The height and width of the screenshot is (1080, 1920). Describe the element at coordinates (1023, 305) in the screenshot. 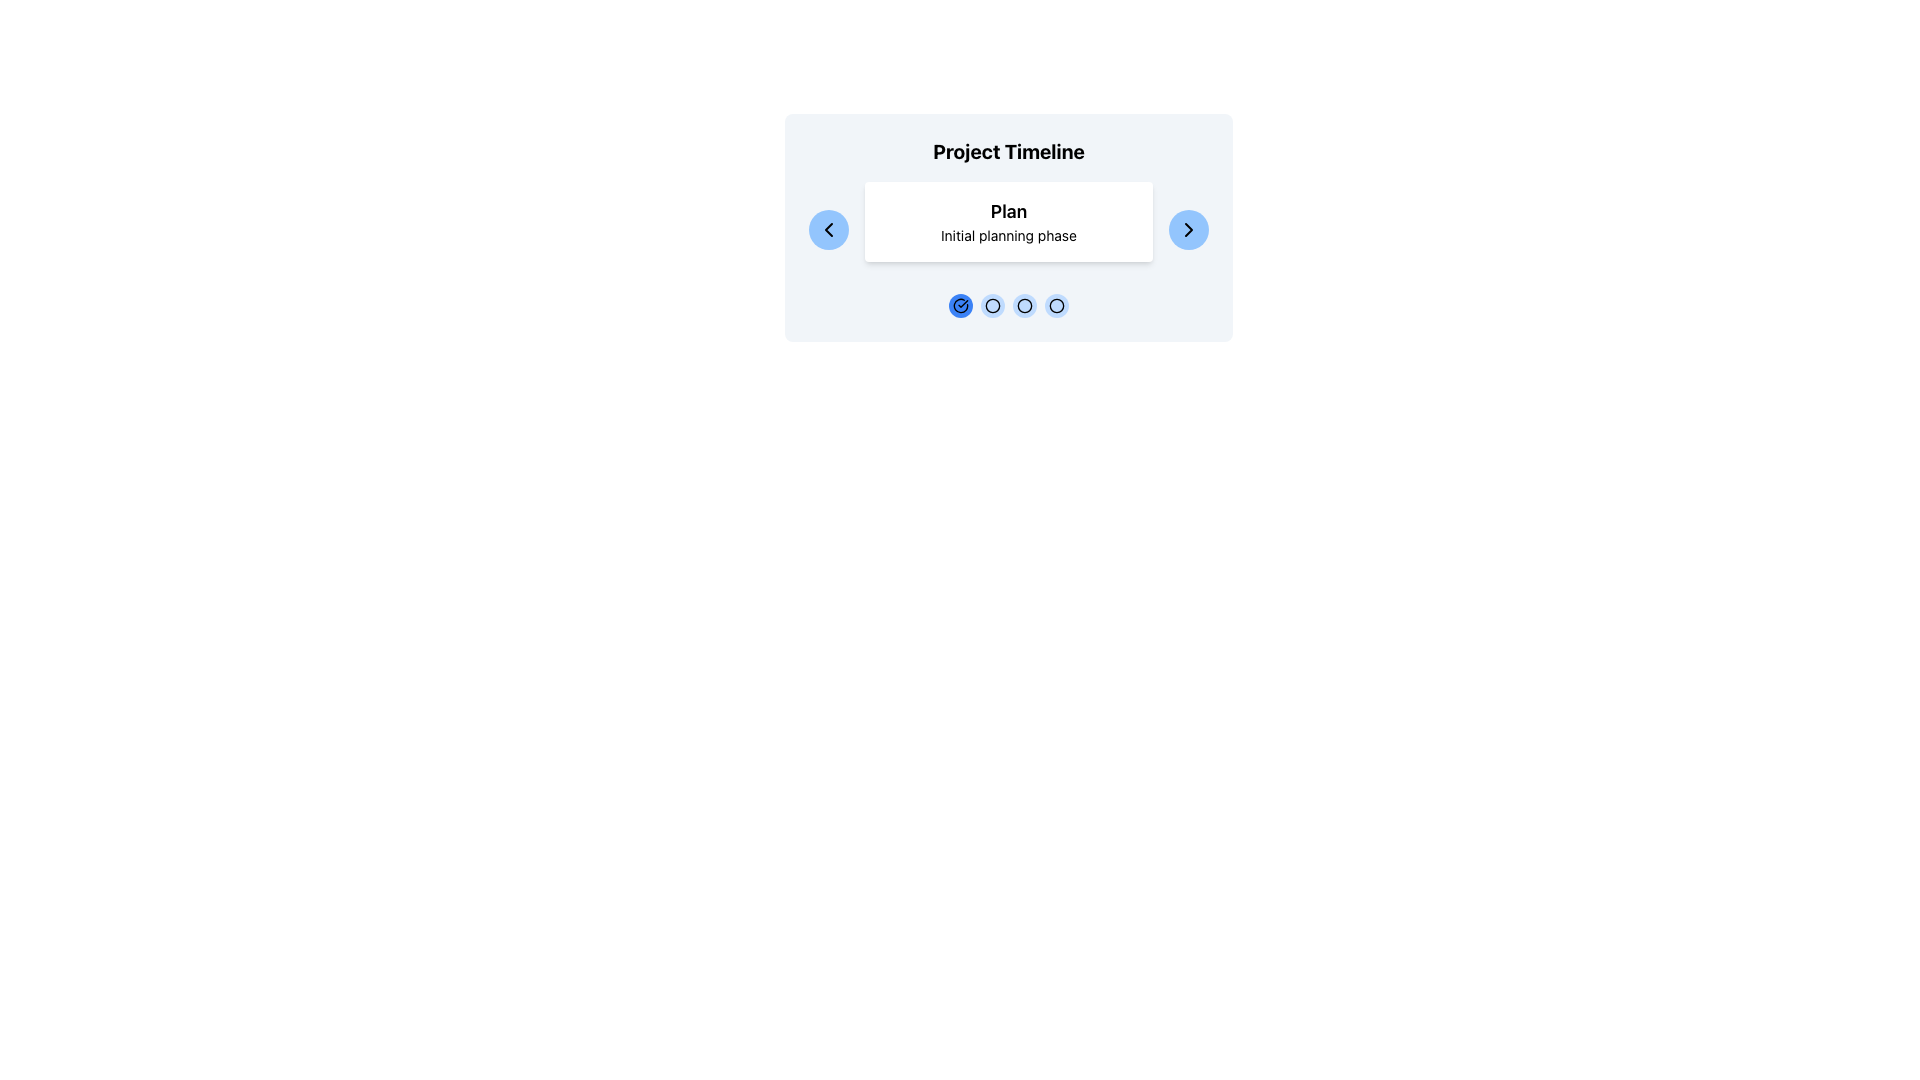

I see `the third circular icon from the left in the row of circular icons below the main content area` at that location.